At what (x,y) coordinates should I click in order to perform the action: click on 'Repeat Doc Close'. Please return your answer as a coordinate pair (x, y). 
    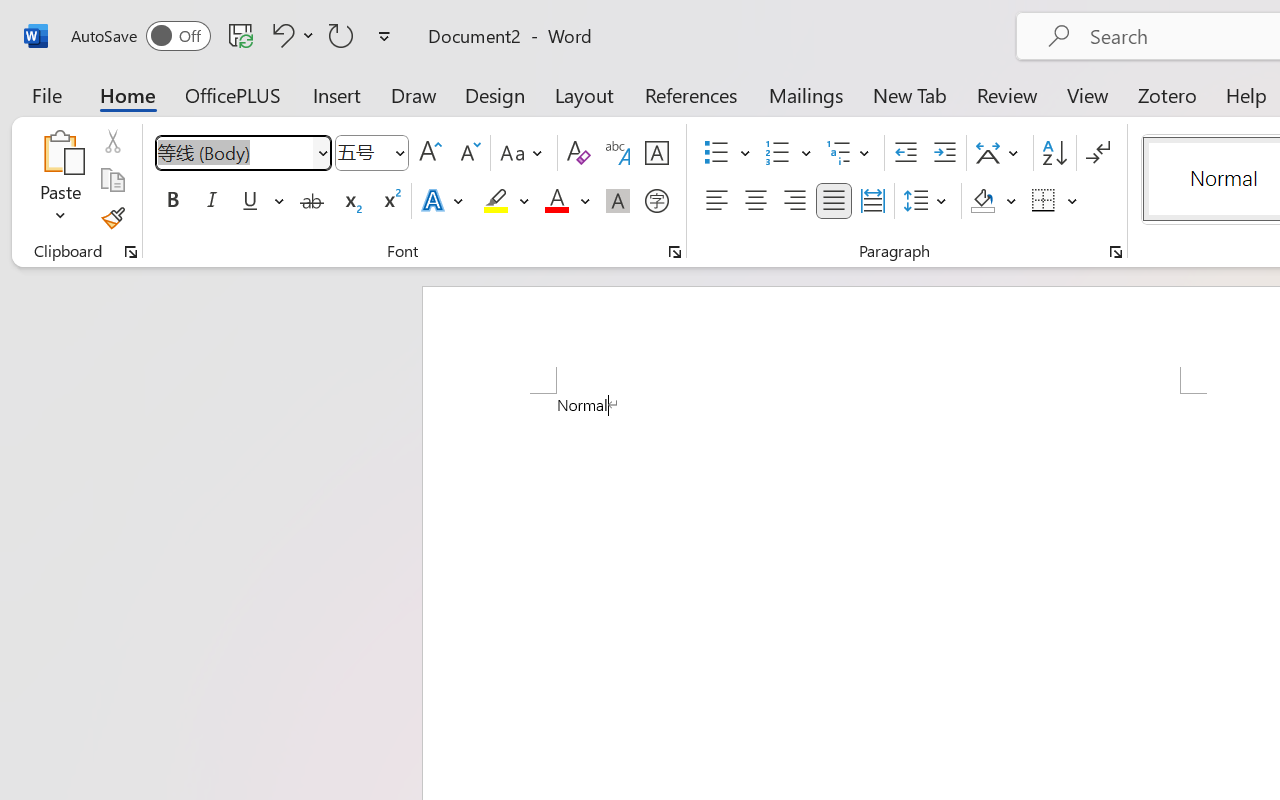
    Looking at the image, I should click on (341, 34).